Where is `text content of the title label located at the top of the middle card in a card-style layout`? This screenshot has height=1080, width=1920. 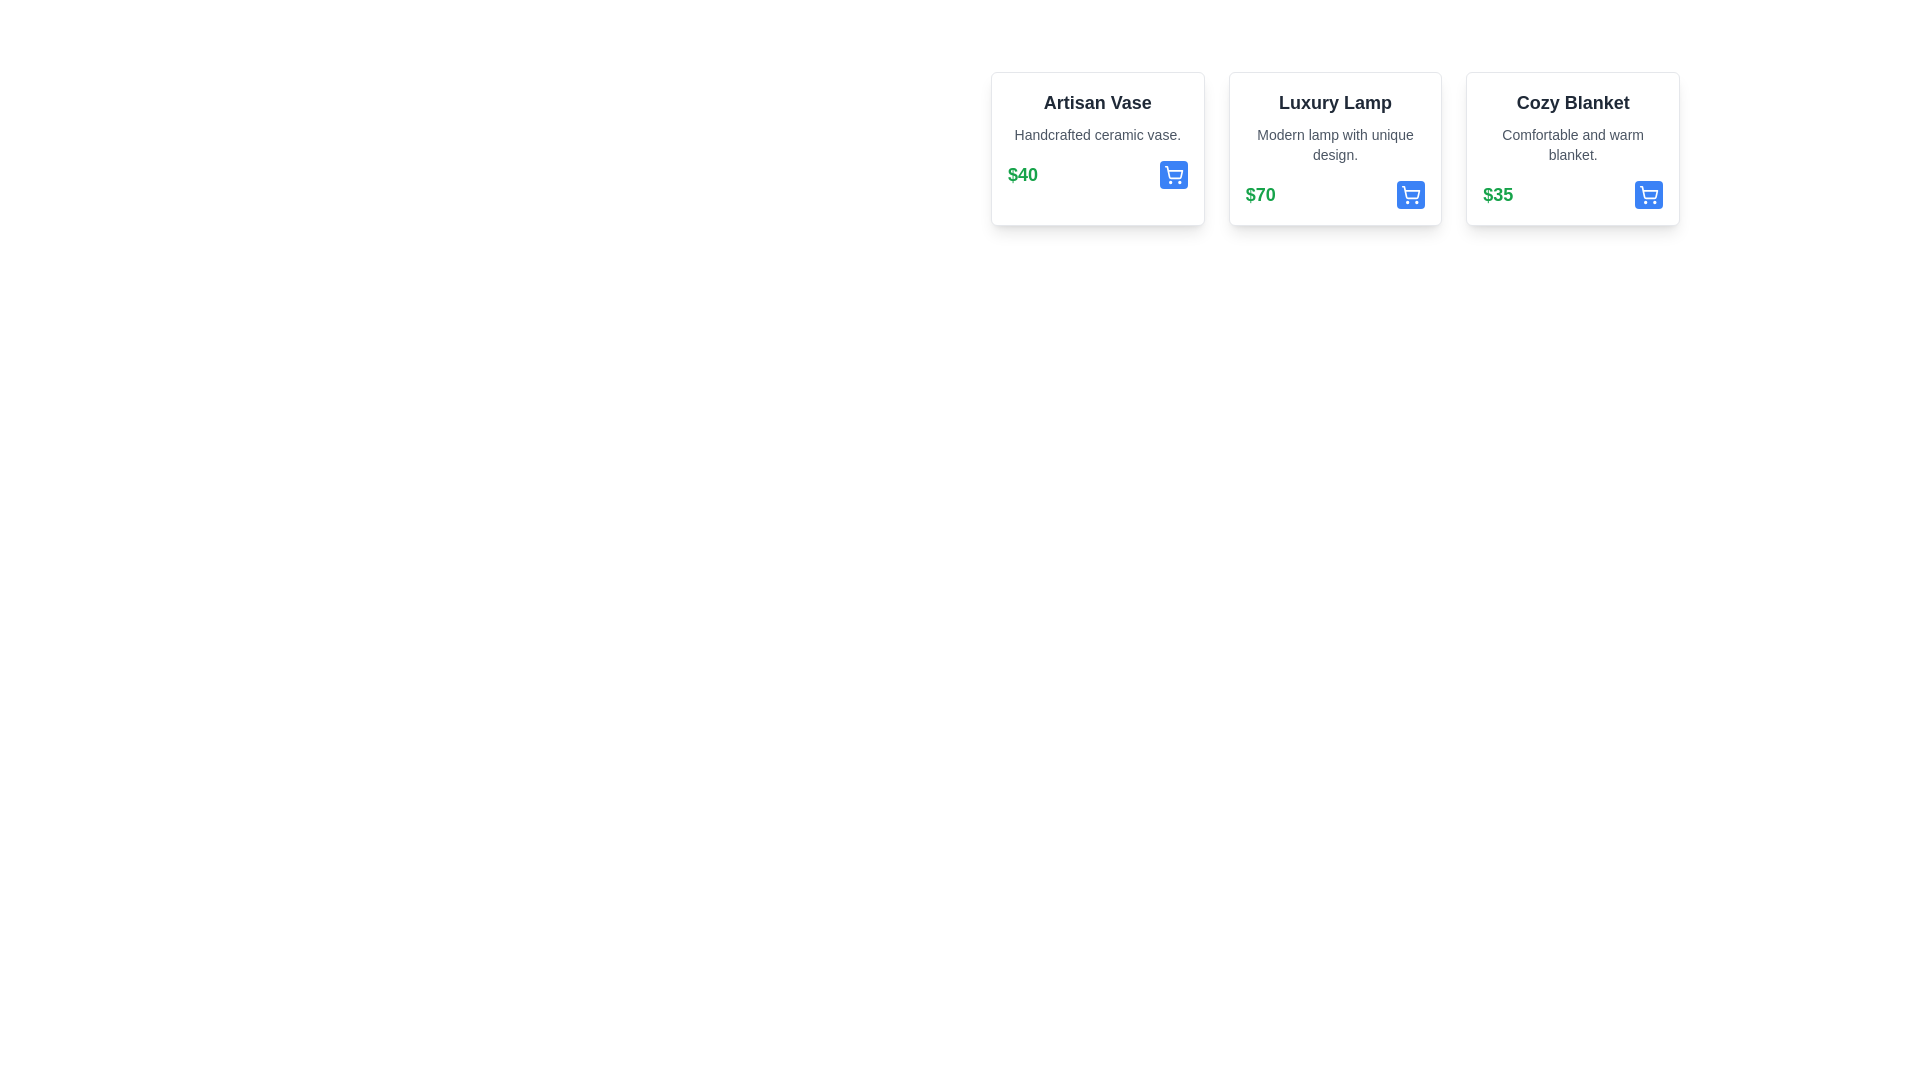 text content of the title label located at the top of the middle card in a card-style layout is located at coordinates (1335, 103).